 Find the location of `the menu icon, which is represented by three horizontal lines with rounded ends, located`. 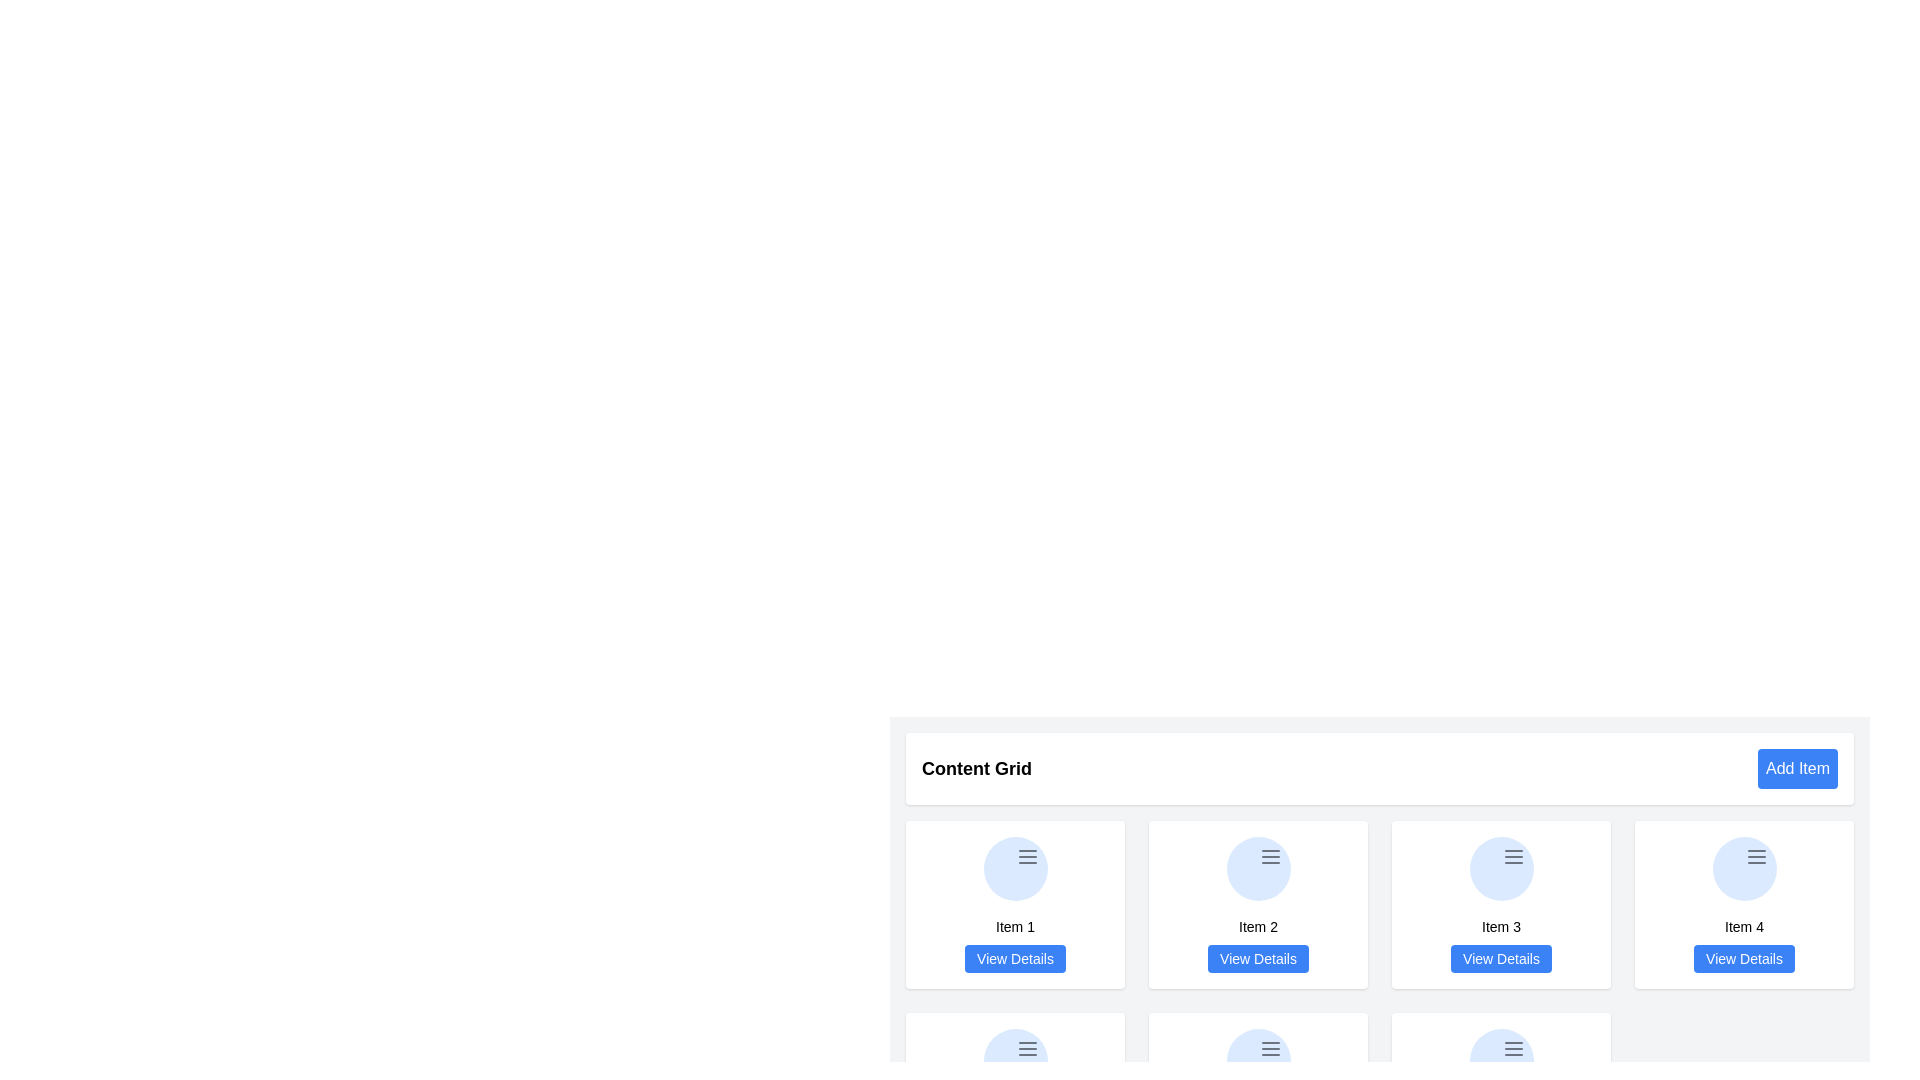

the menu icon, which is represented by three horizontal lines with rounded ends, located is located at coordinates (1027, 855).